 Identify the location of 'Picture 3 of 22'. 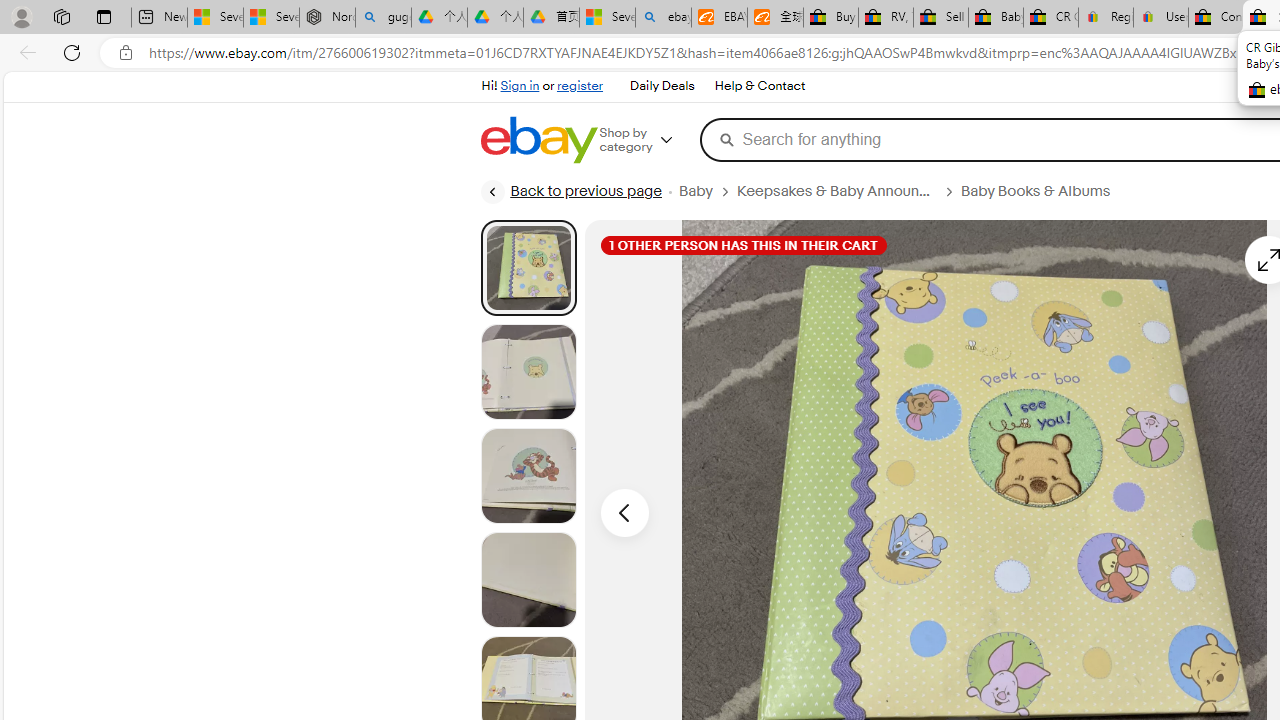
(528, 475).